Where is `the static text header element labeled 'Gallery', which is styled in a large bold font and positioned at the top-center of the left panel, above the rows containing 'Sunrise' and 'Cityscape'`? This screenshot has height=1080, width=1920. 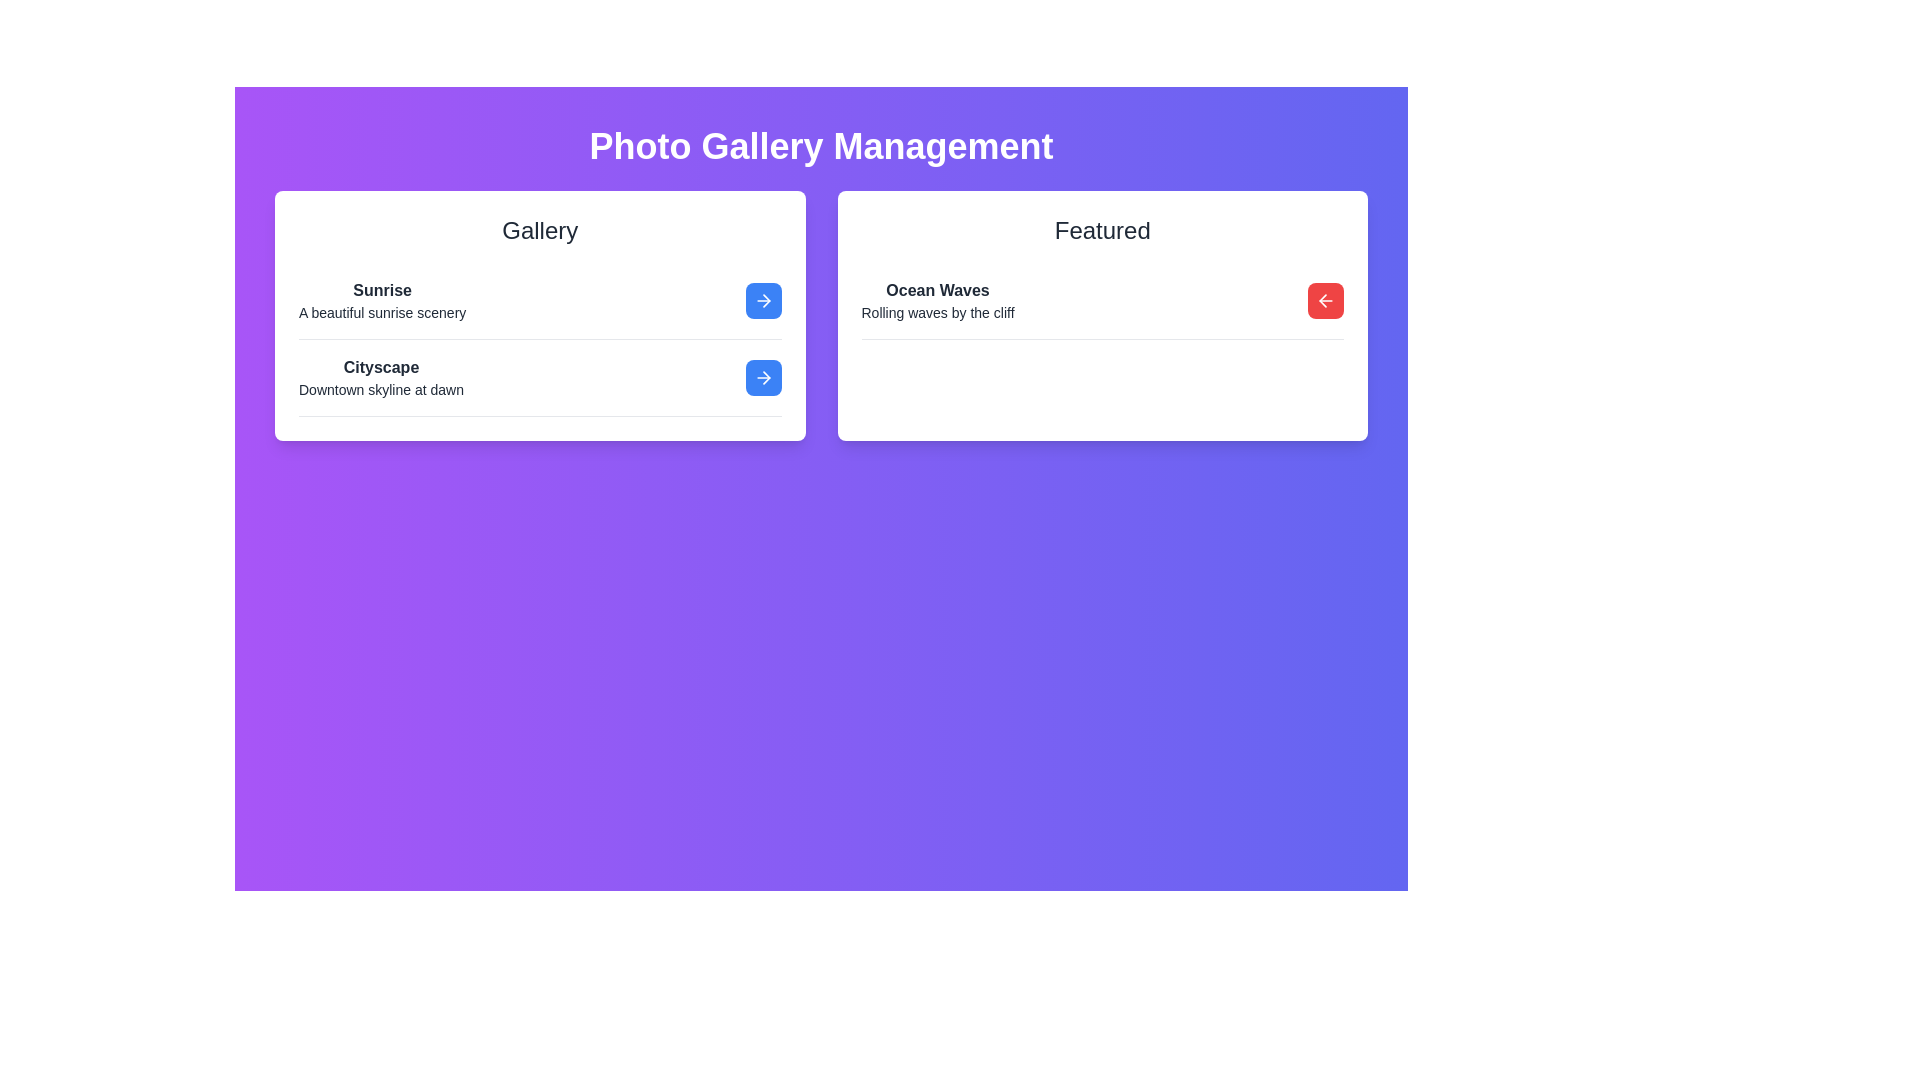 the static text header element labeled 'Gallery', which is styled in a large bold font and positioned at the top-center of the left panel, above the rows containing 'Sunrise' and 'Cityscape' is located at coordinates (540, 230).